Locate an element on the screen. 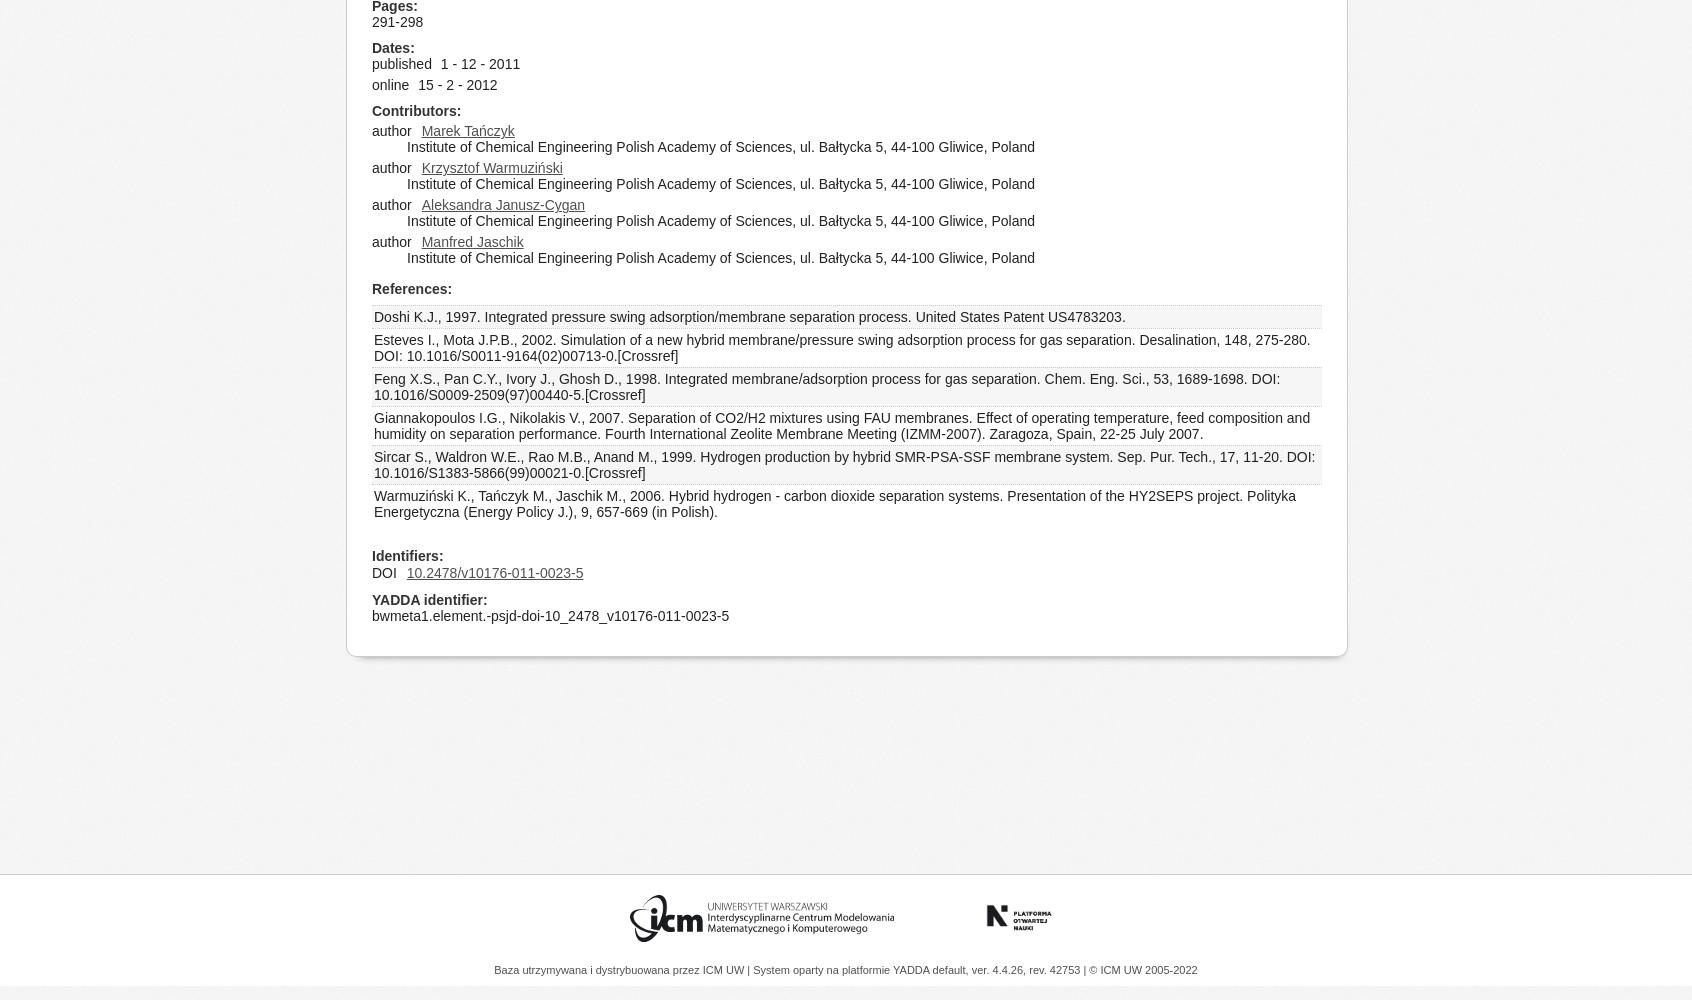 This screenshot has width=1692, height=1000. 'YADDA identifier' is located at coordinates (426, 599).